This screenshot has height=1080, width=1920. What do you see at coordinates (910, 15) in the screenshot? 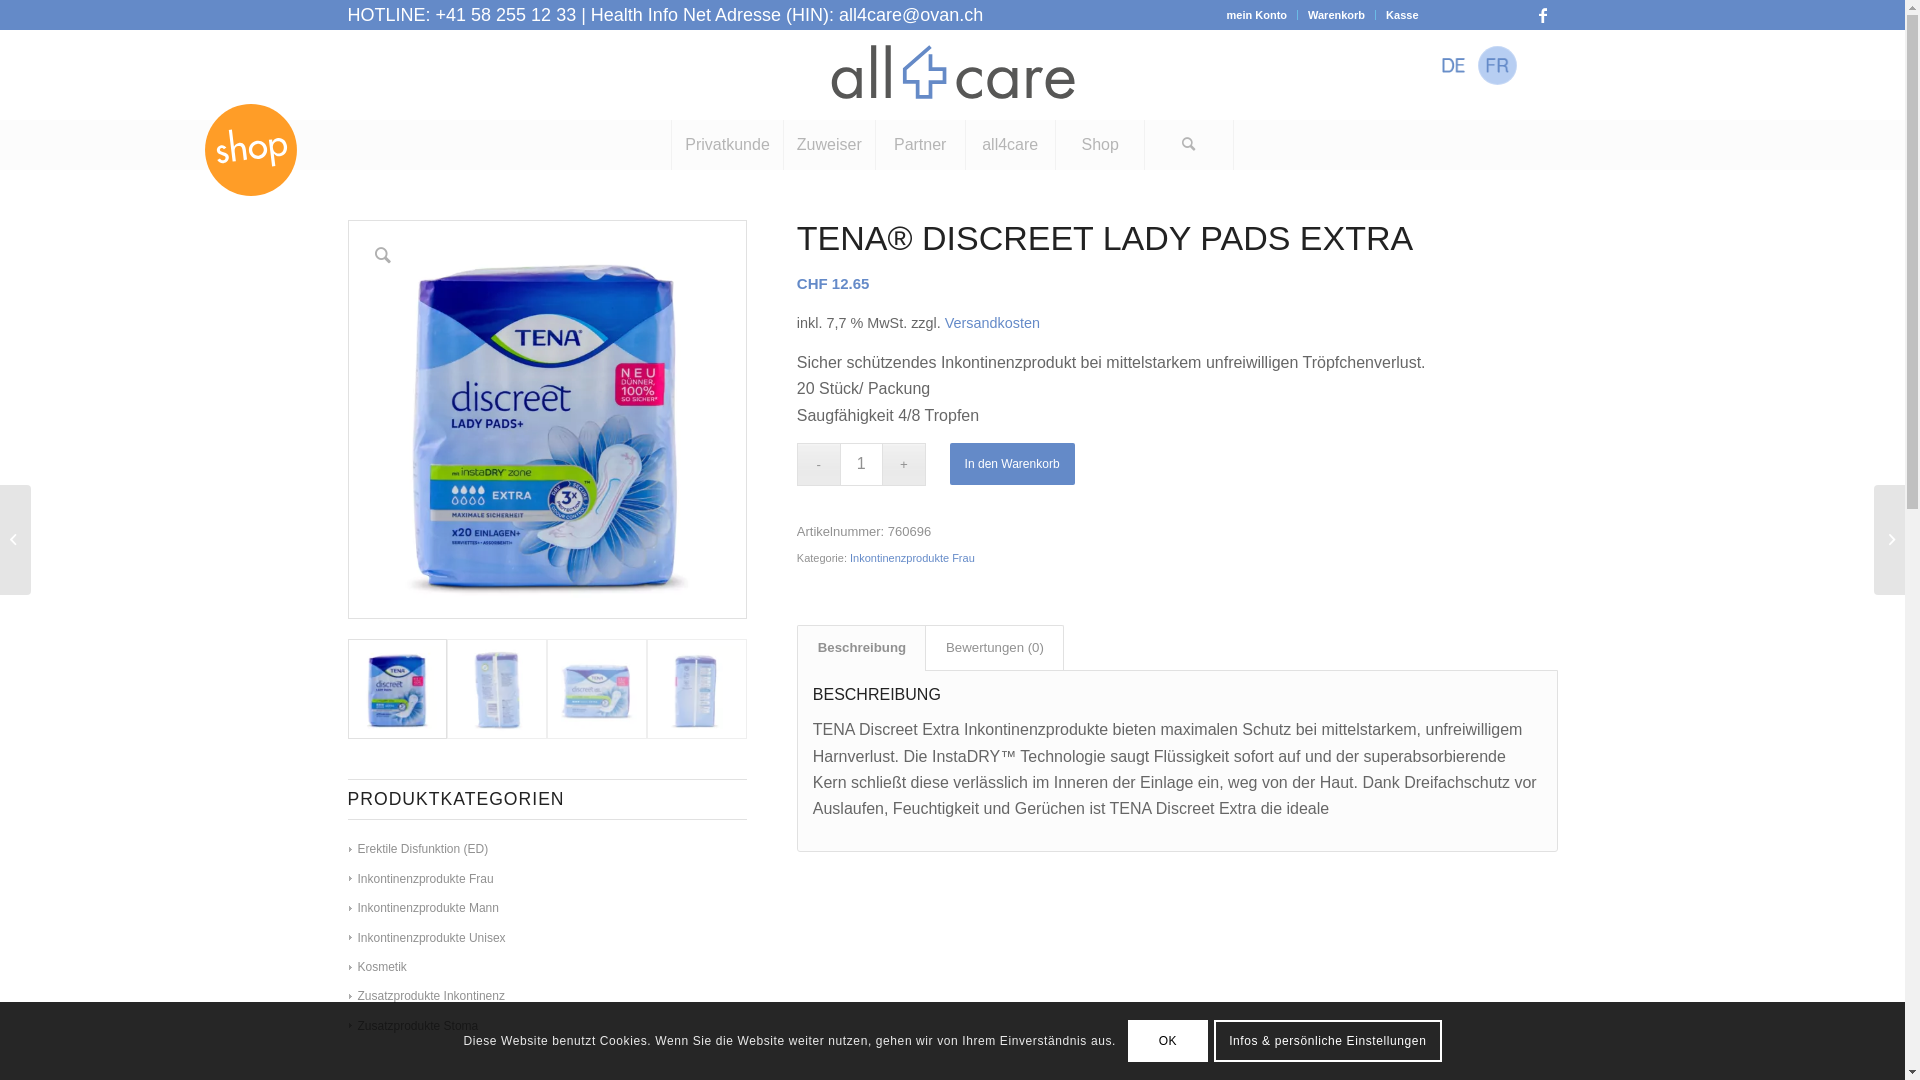
I see `'all4care@ovan.ch'` at bounding box center [910, 15].